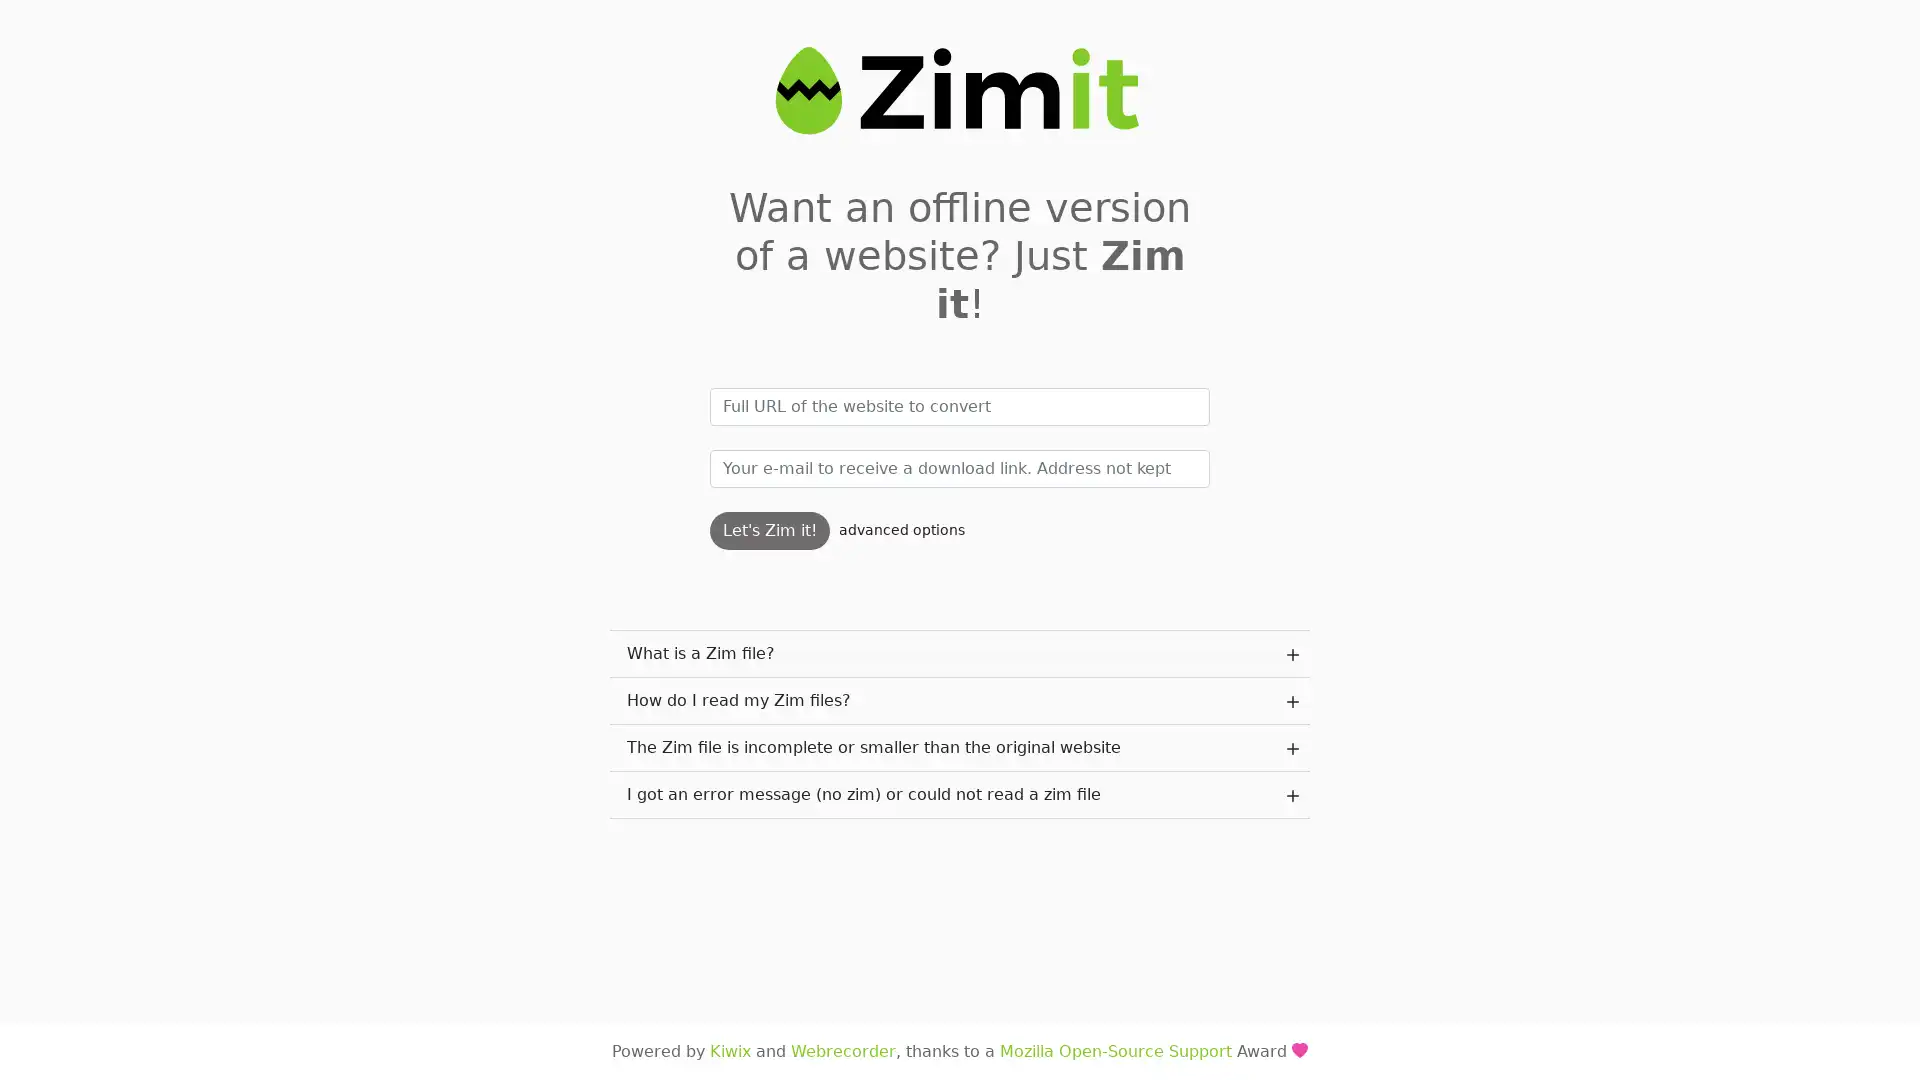  What do you see at coordinates (960, 793) in the screenshot?
I see `I got an error message (no zim) or could not read a zim file plus` at bounding box center [960, 793].